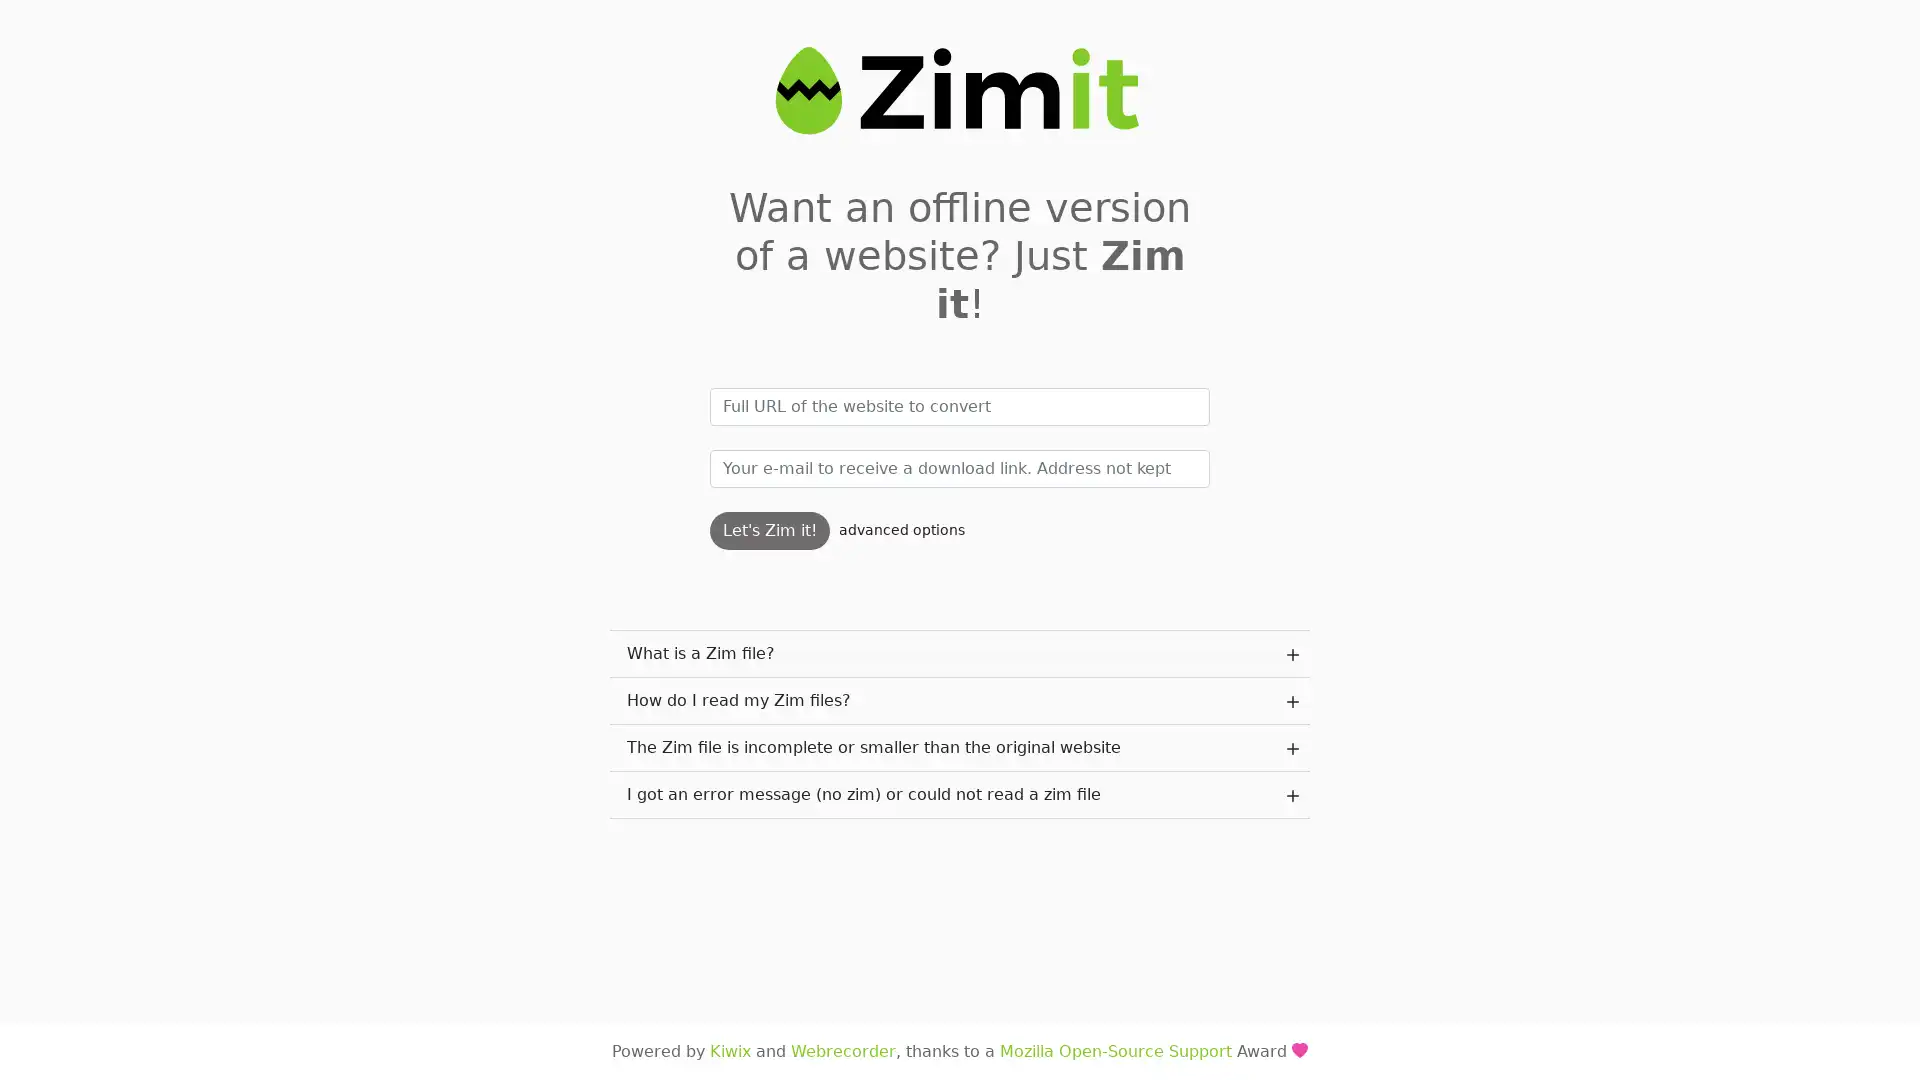  What do you see at coordinates (960, 793) in the screenshot?
I see `I got an error message (no zim) or could not read a zim file plus` at bounding box center [960, 793].